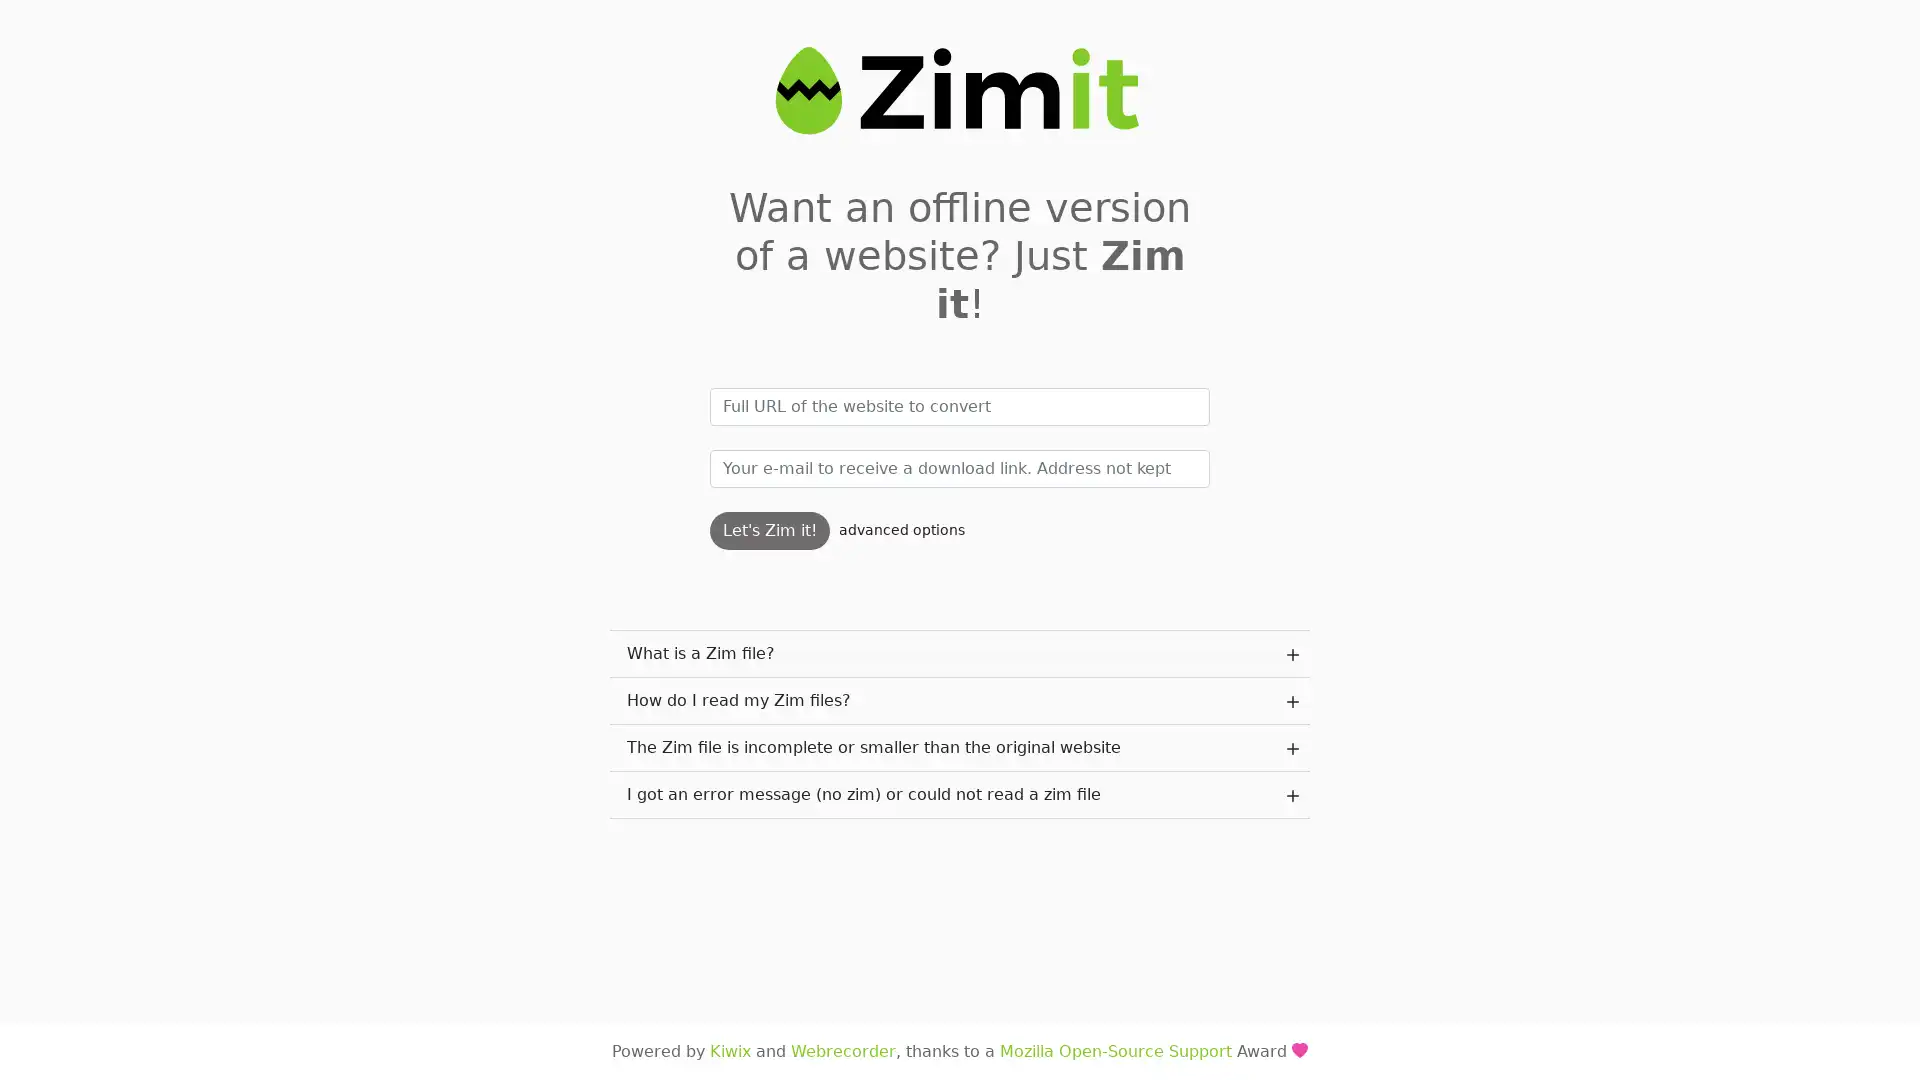  What do you see at coordinates (960, 793) in the screenshot?
I see `I got an error message (no zim) or could not read a zim file plus` at bounding box center [960, 793].